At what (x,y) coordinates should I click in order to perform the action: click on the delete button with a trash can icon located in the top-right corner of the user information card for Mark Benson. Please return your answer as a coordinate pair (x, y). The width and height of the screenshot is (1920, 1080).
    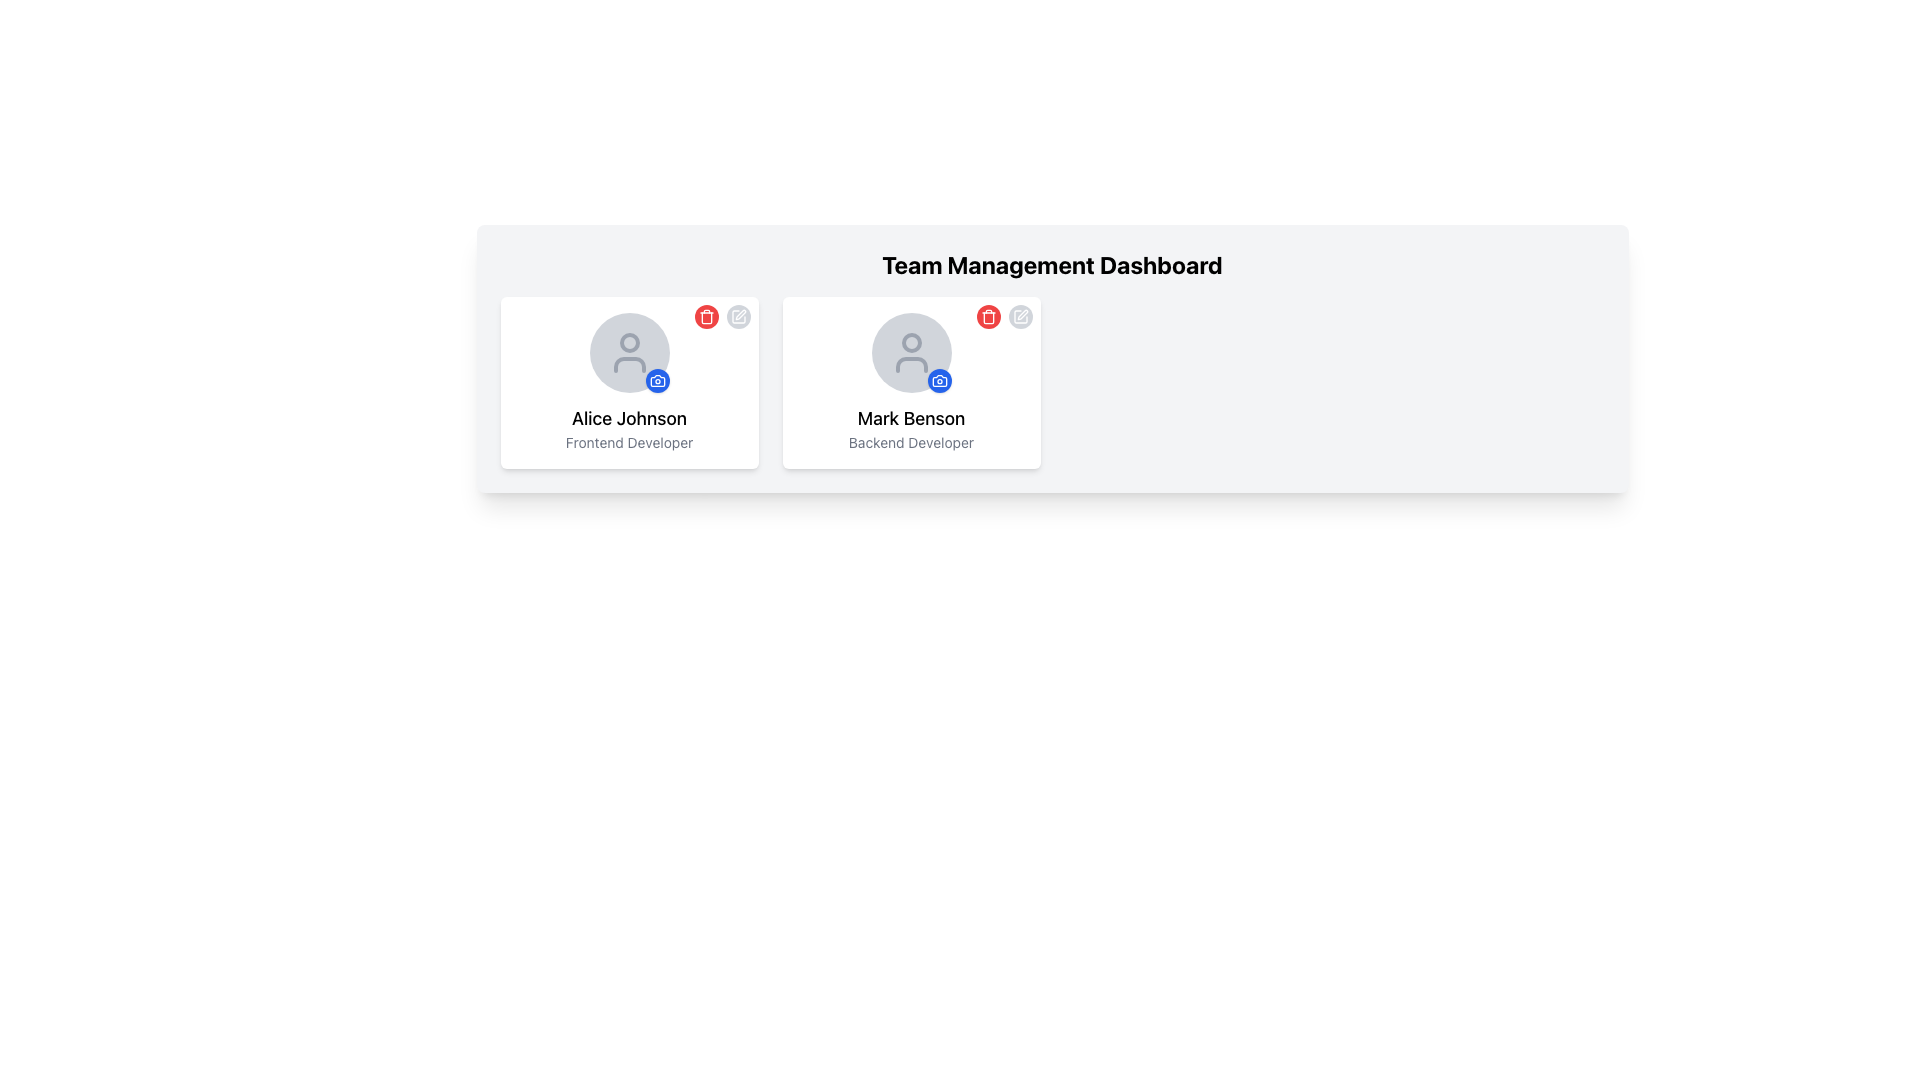
    Looking at the image, I should click on (988, 315).